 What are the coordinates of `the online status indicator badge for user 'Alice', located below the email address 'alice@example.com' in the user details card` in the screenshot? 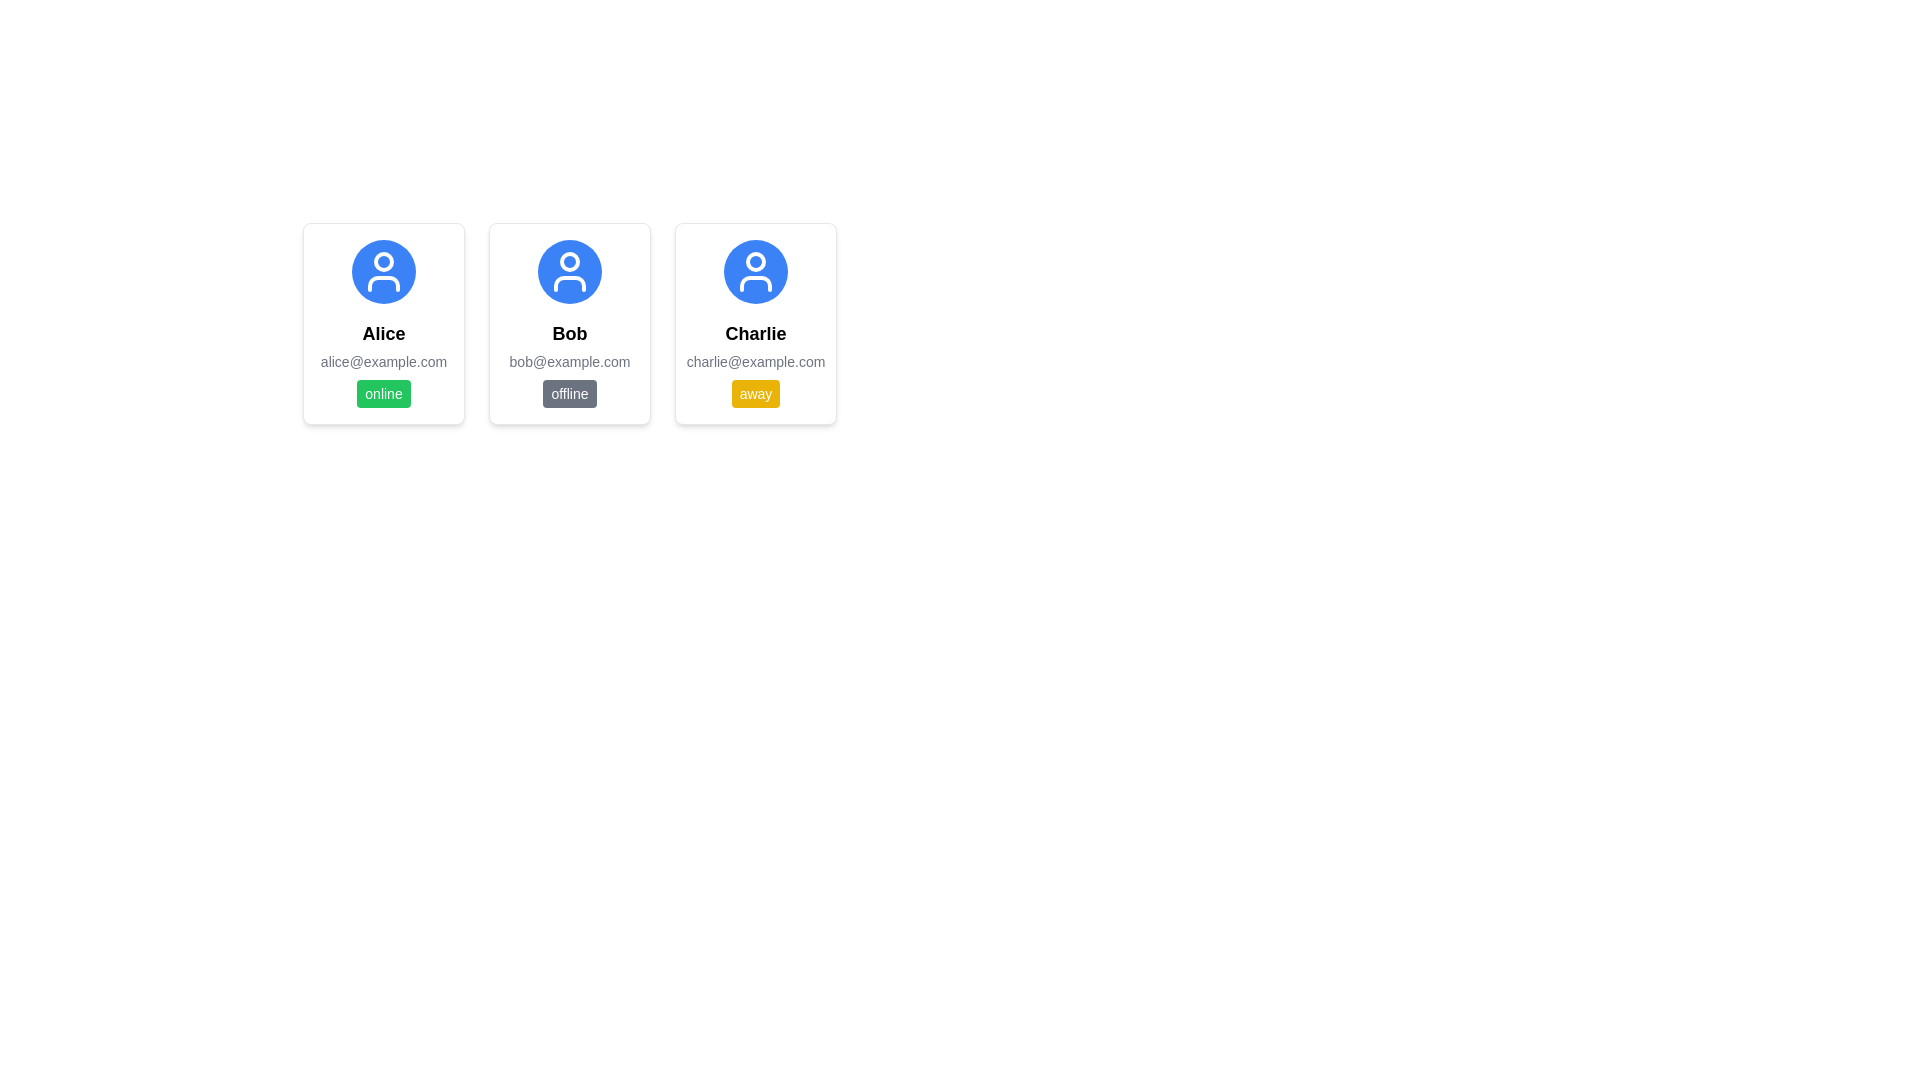 It's located at (384, 393).